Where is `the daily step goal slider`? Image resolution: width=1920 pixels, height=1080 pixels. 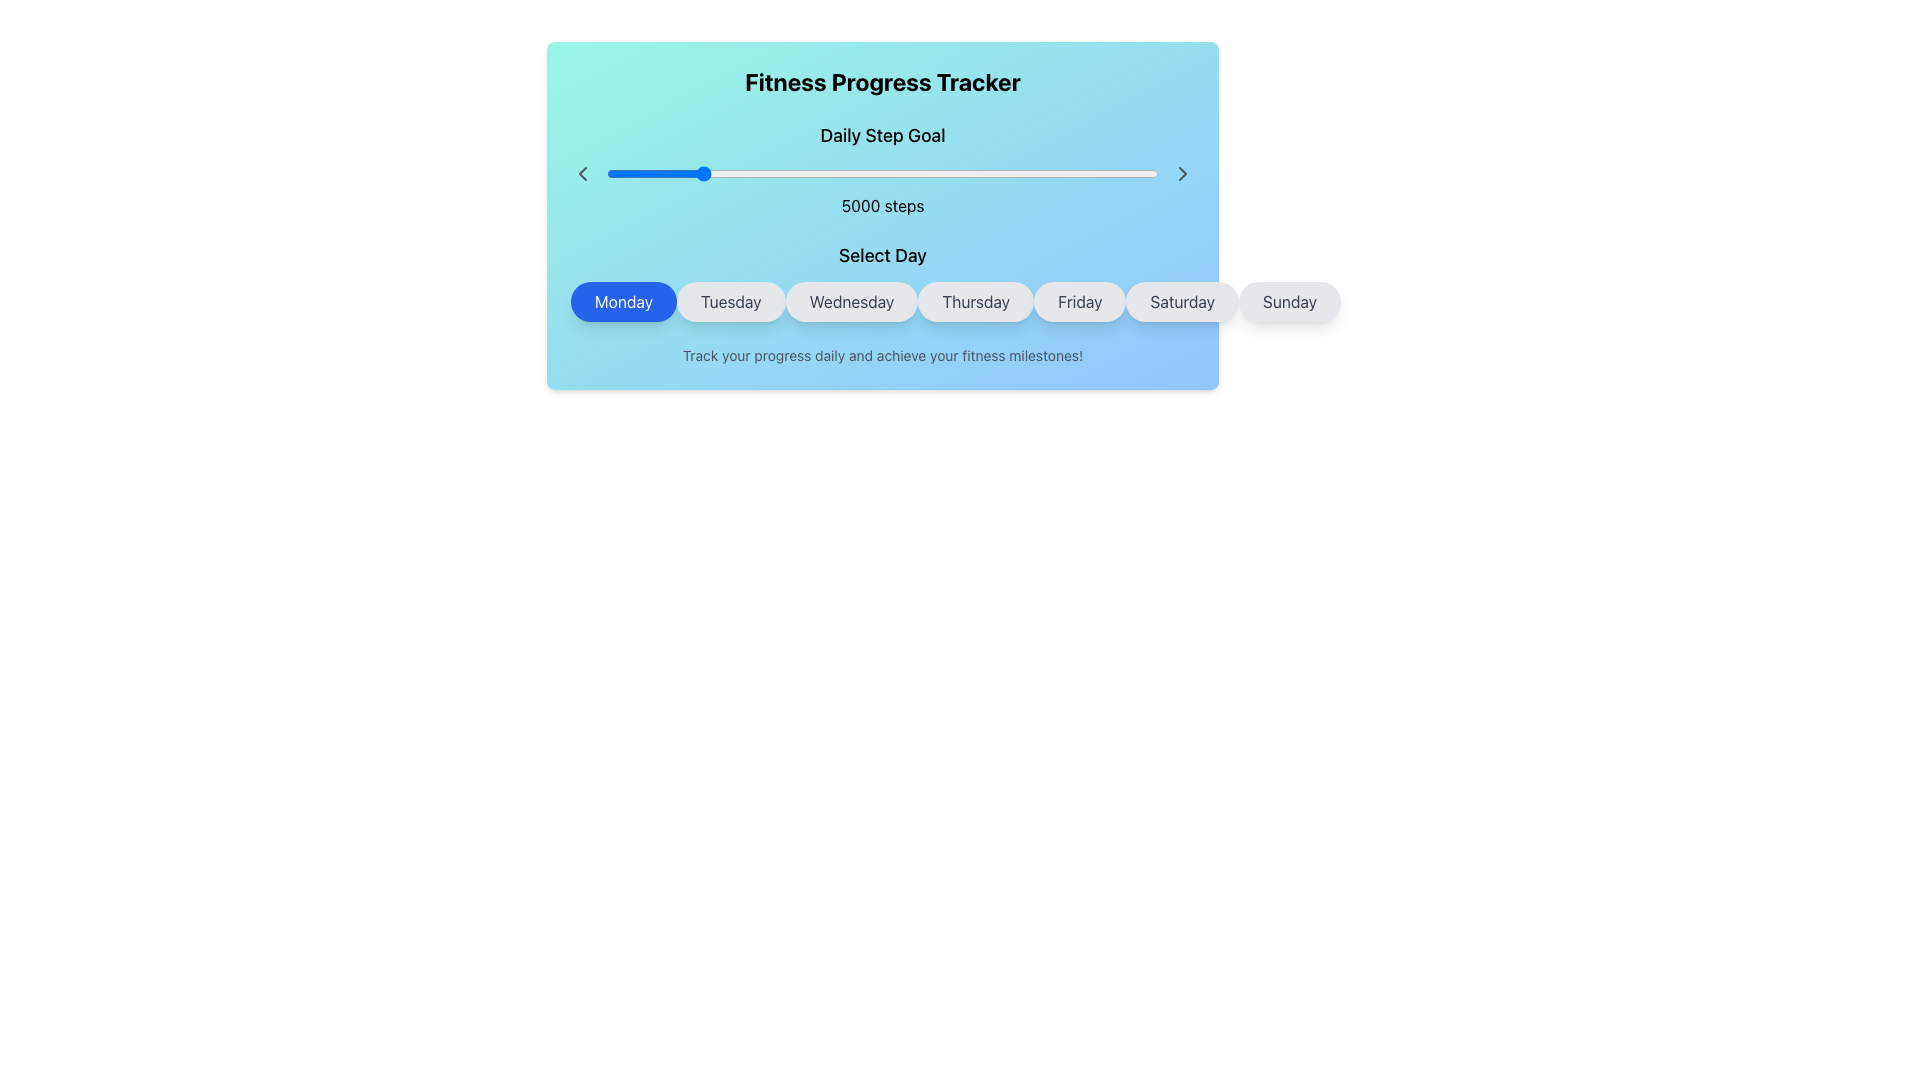
the daily step goal slider is located at coordinates (1078, 172).